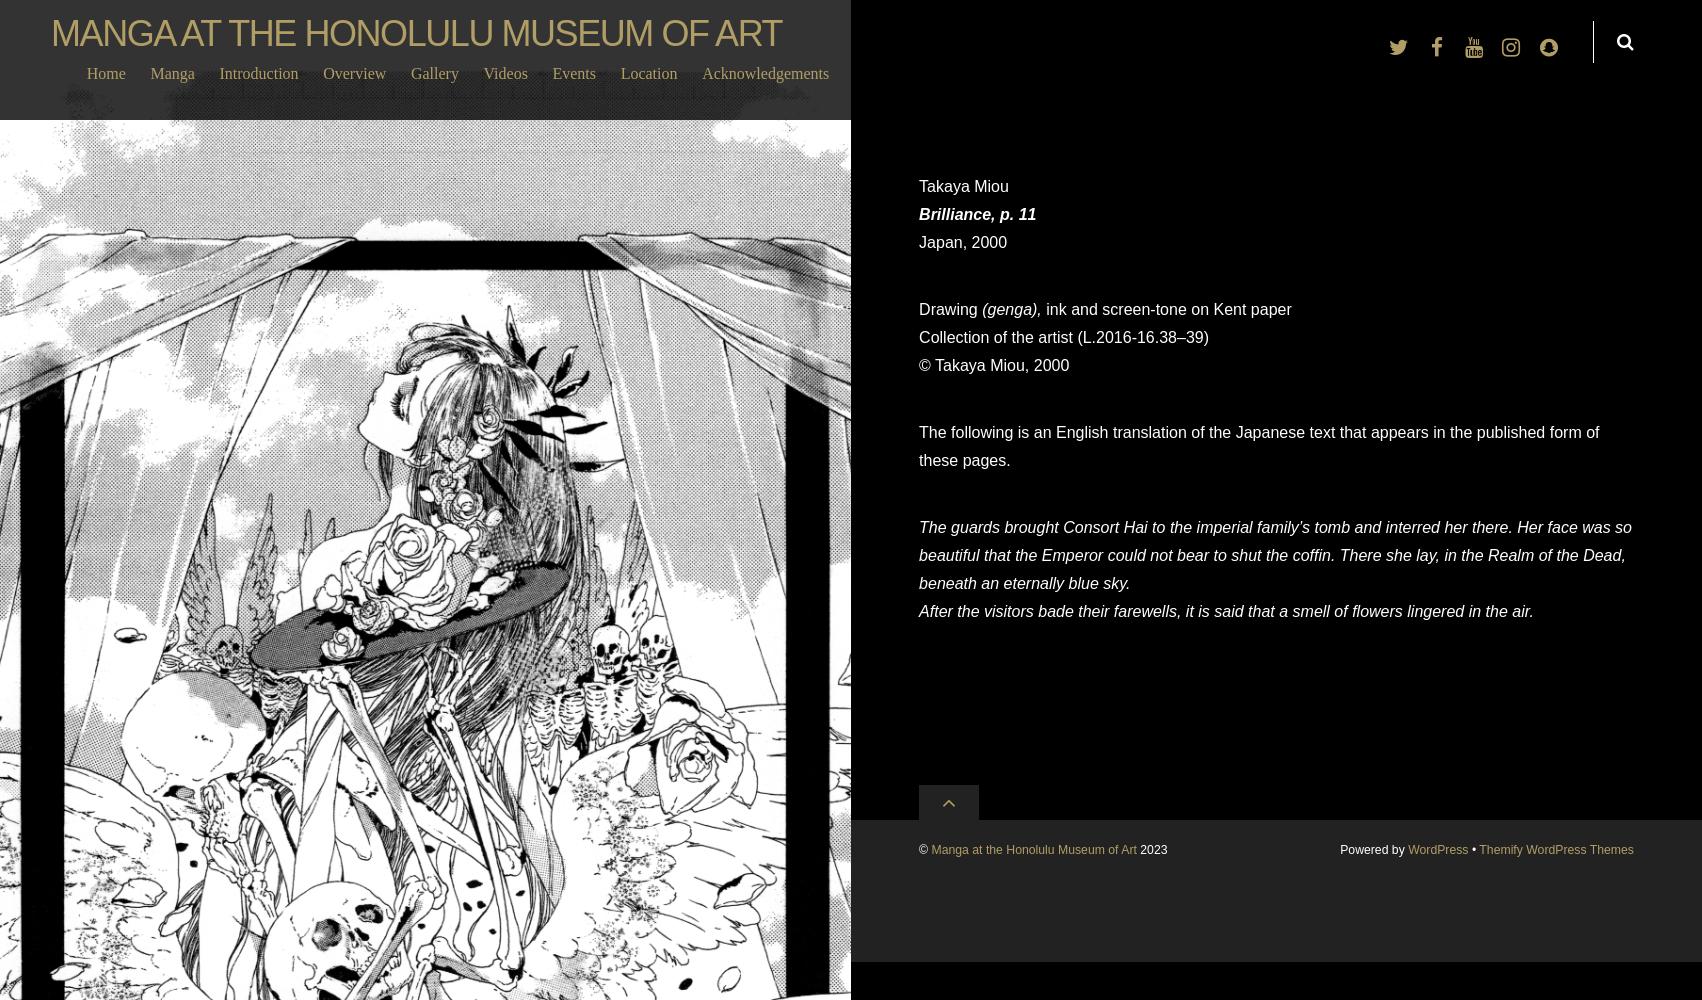 This screenshot has height=1000, width=1702. I want to click on 'Drawing', so click(950, 308).